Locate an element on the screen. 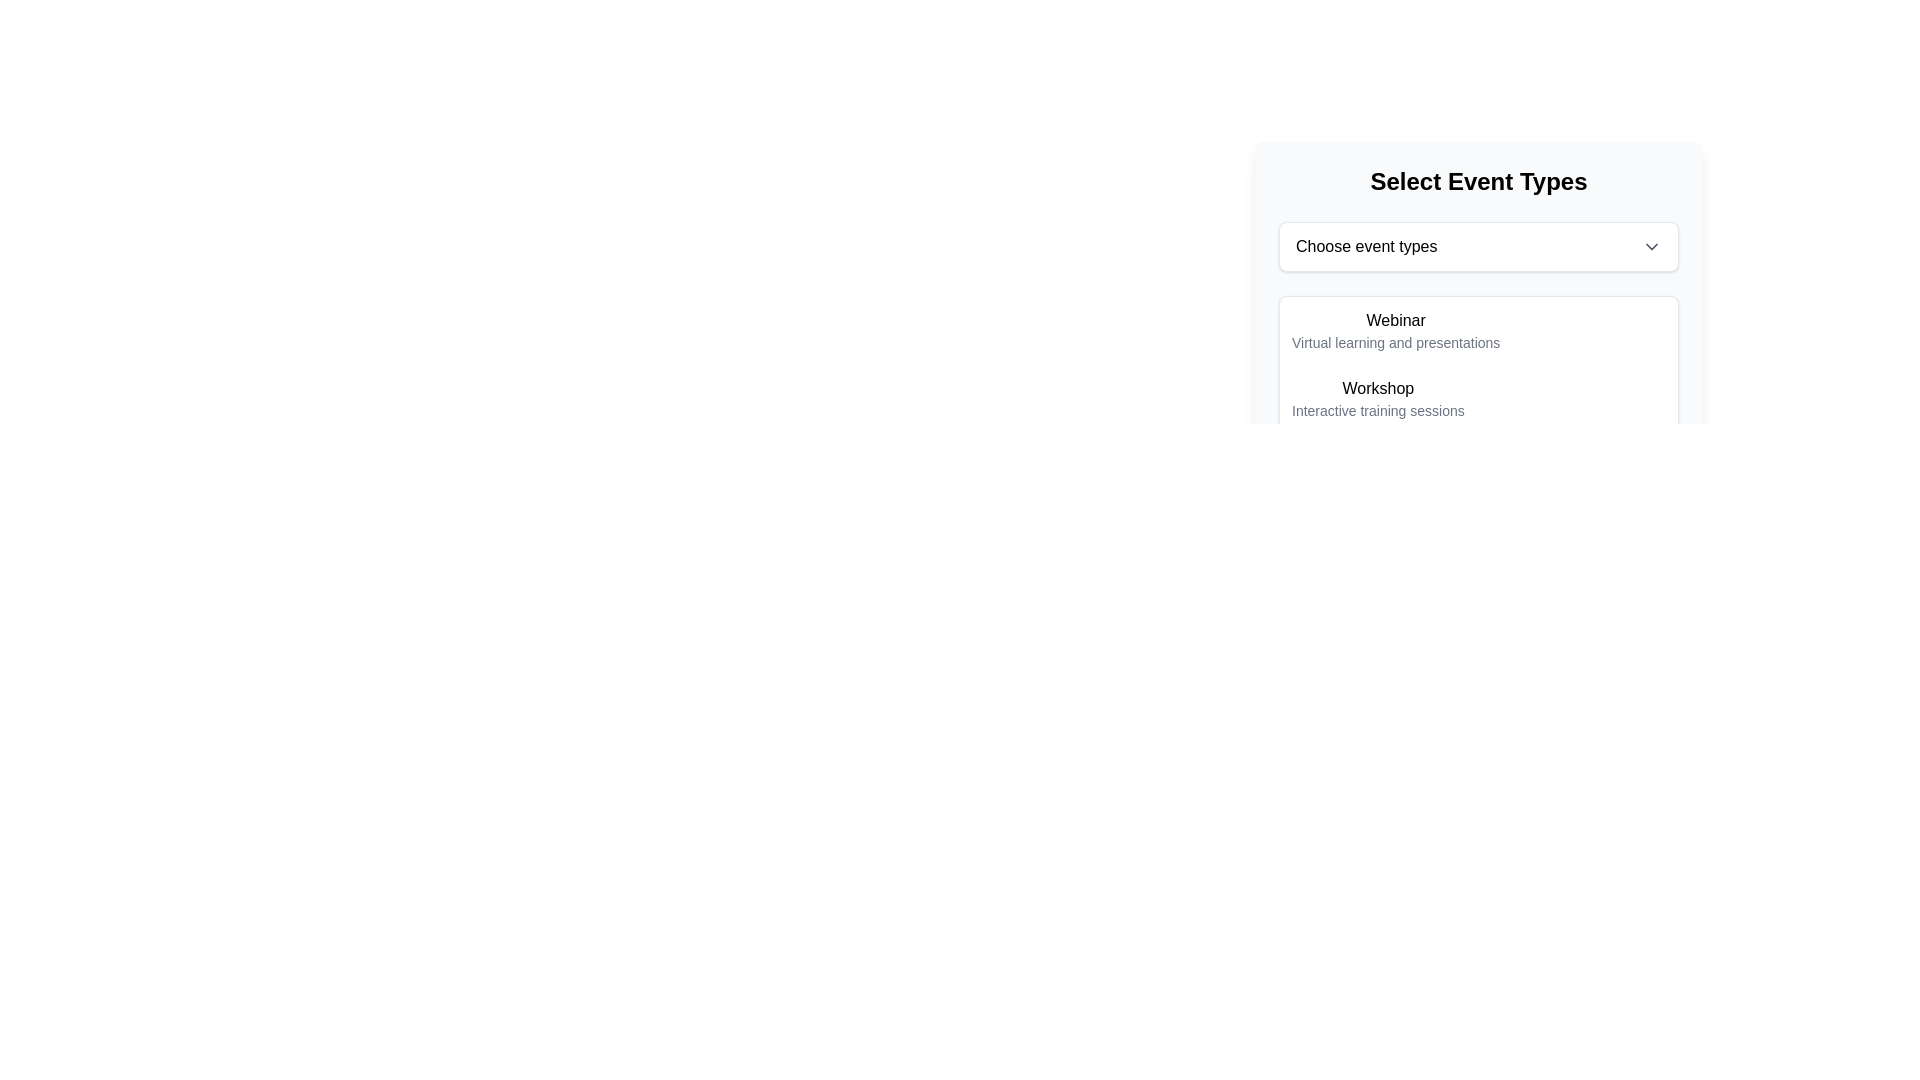  the descriptive text label located below the 'Webinar' title is located at coordinates (1395, 342).